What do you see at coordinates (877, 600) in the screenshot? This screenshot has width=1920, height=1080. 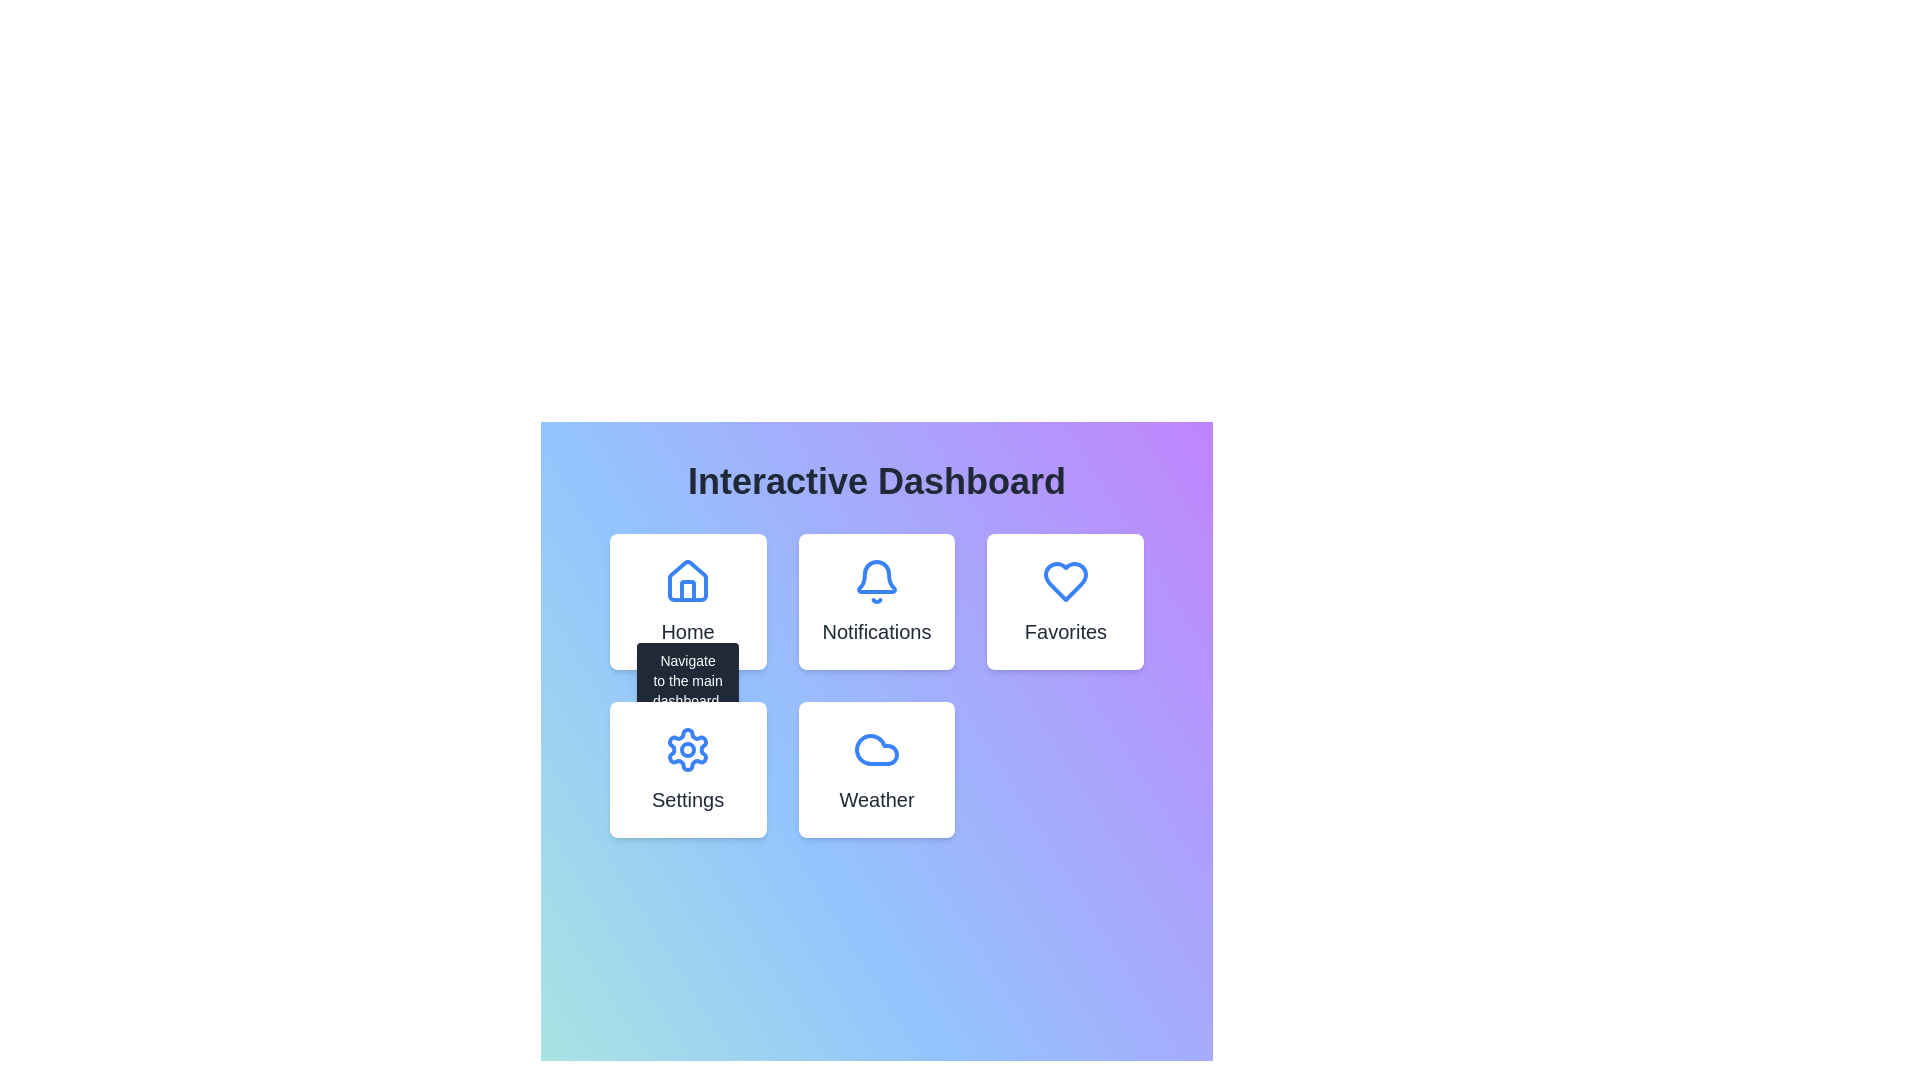 I see `the 'Notifications' interactive card, which is the second card from the left in the first row of a grid layout` at bounding box center [877, 600].